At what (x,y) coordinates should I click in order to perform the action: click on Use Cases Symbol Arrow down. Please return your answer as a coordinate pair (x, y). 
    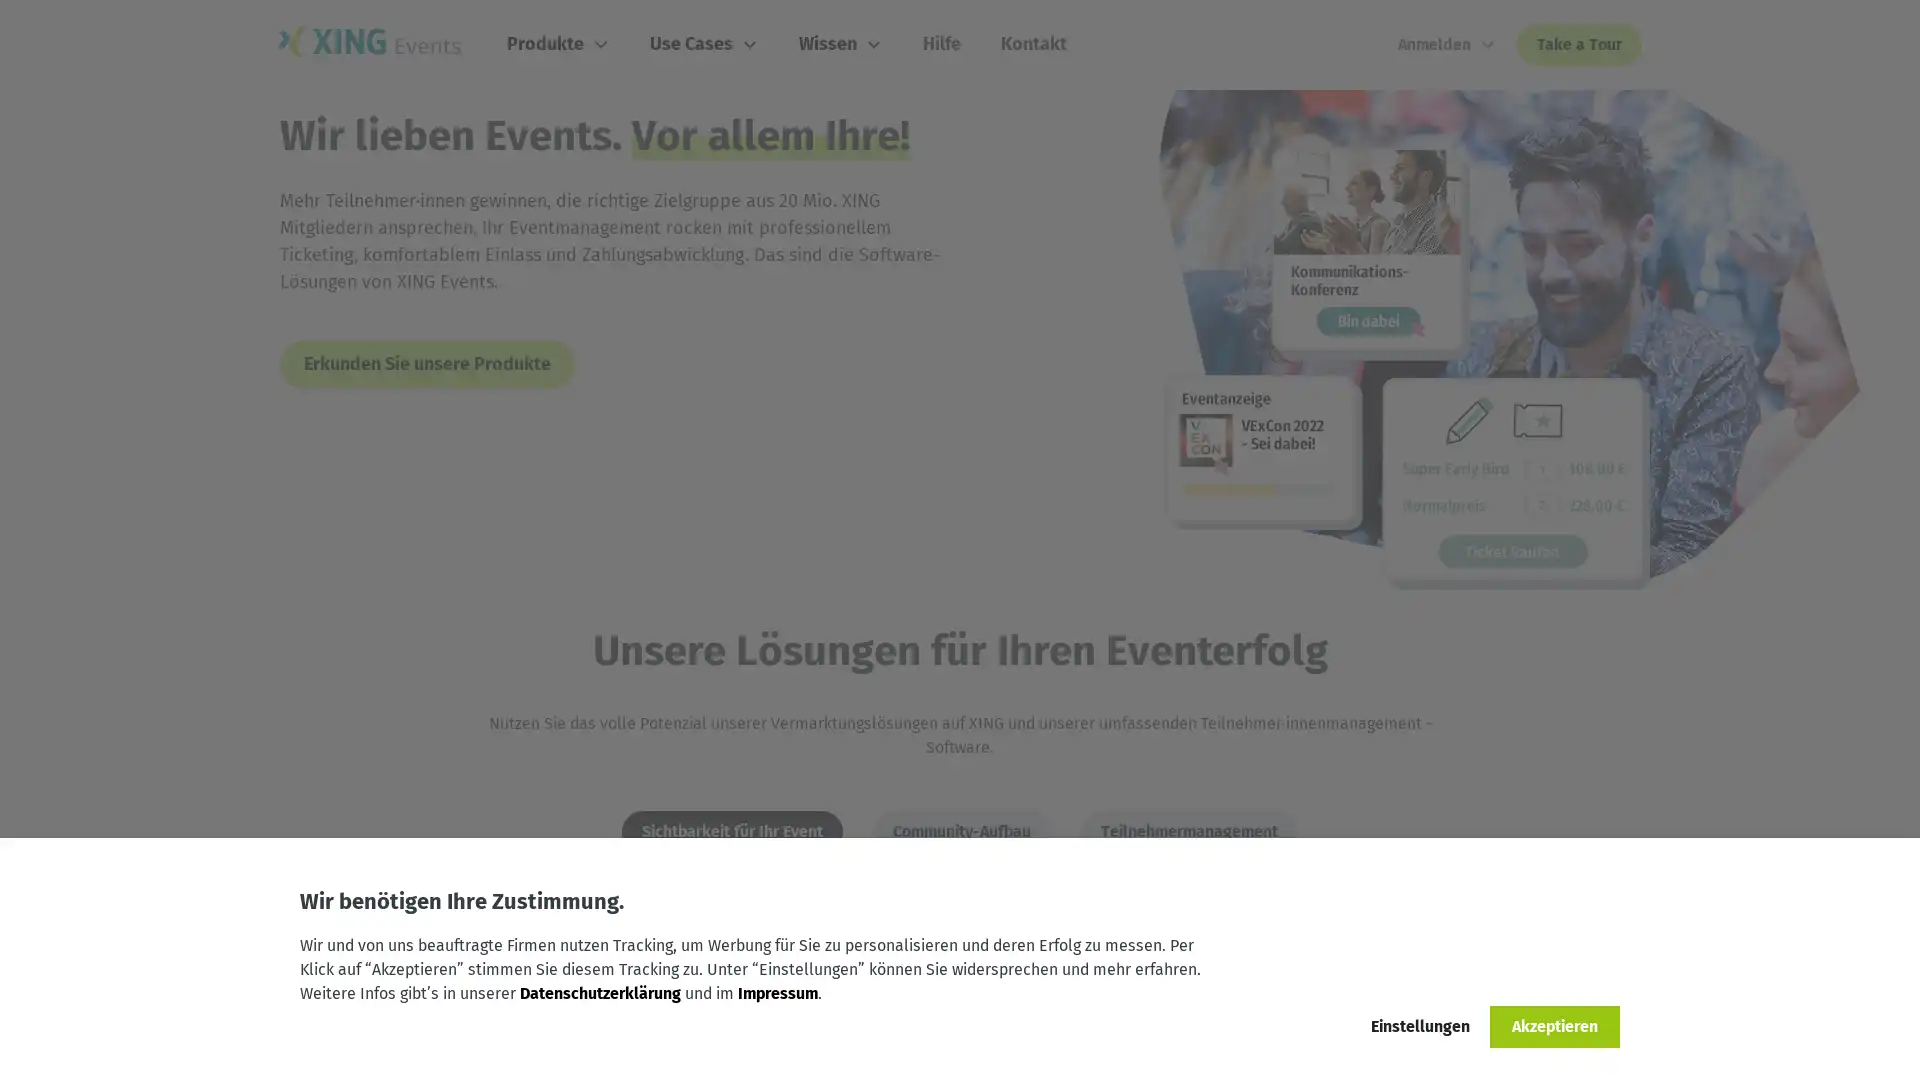
    Looking at the image, I should click on (707, 44).